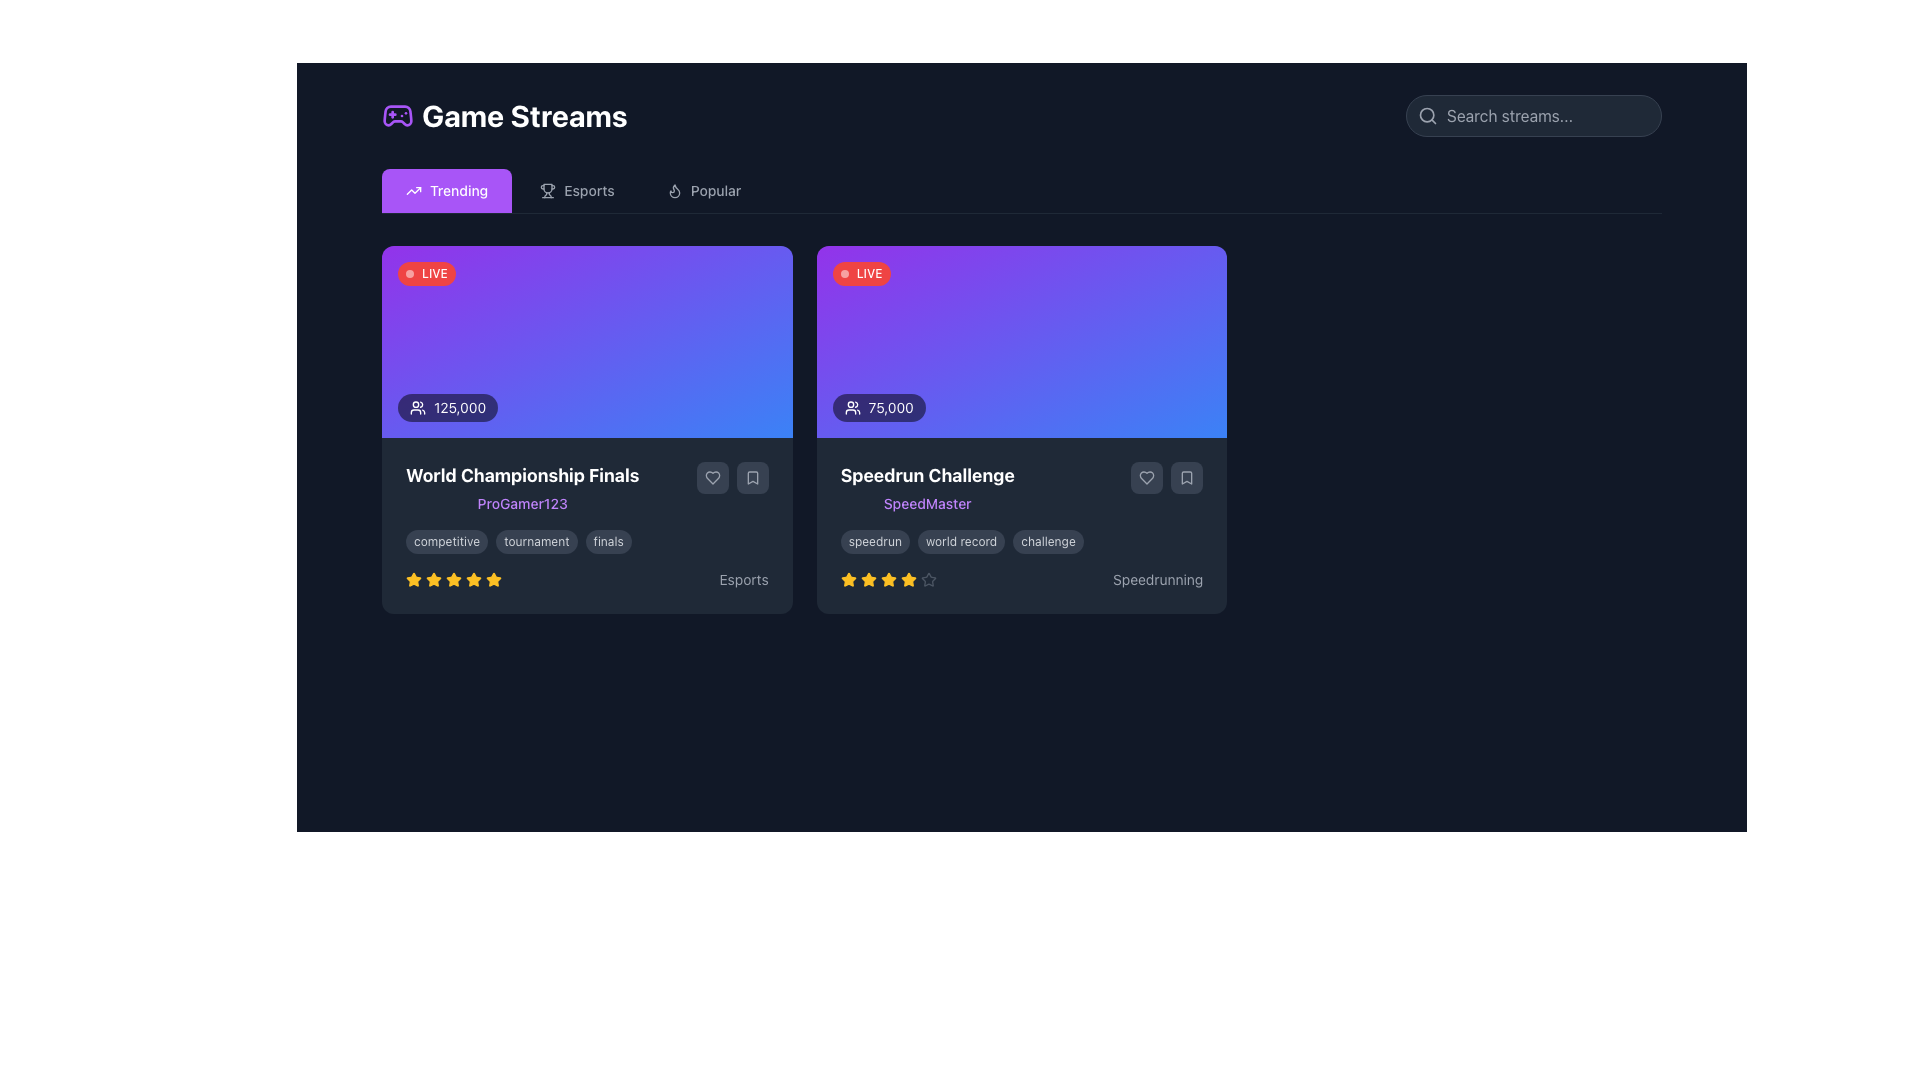 The width and height of the screenshot is (1920, 1080). What do you see at coordinates (433, 273) in the screenshot?
I see `text label indicating the live status of the game stream, which is located inside a red badge at the top-left of a card in a horizontal grid layout` at bounding box center [433, 273].